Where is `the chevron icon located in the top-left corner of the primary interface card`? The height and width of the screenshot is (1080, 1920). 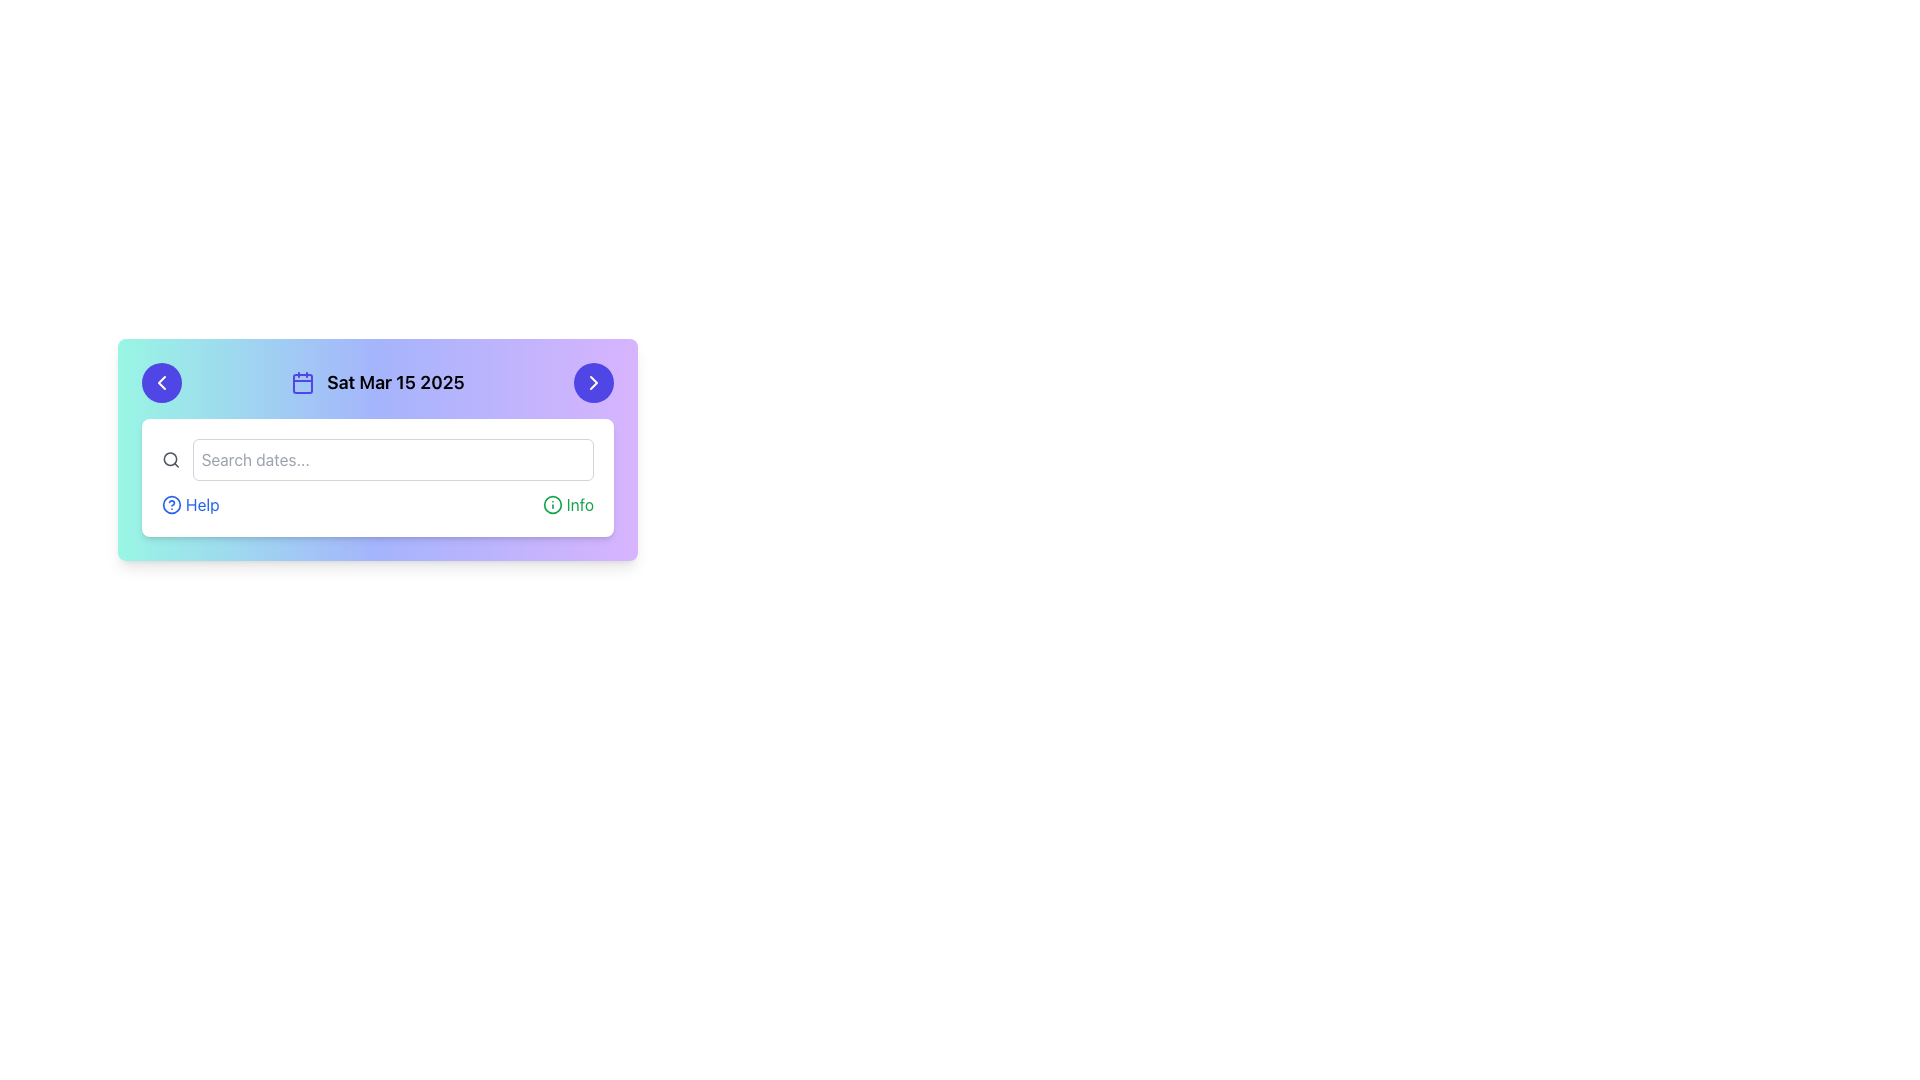
the chevron icon located in the top-left corner of the primary interface card is located at coordinates (162, 382).